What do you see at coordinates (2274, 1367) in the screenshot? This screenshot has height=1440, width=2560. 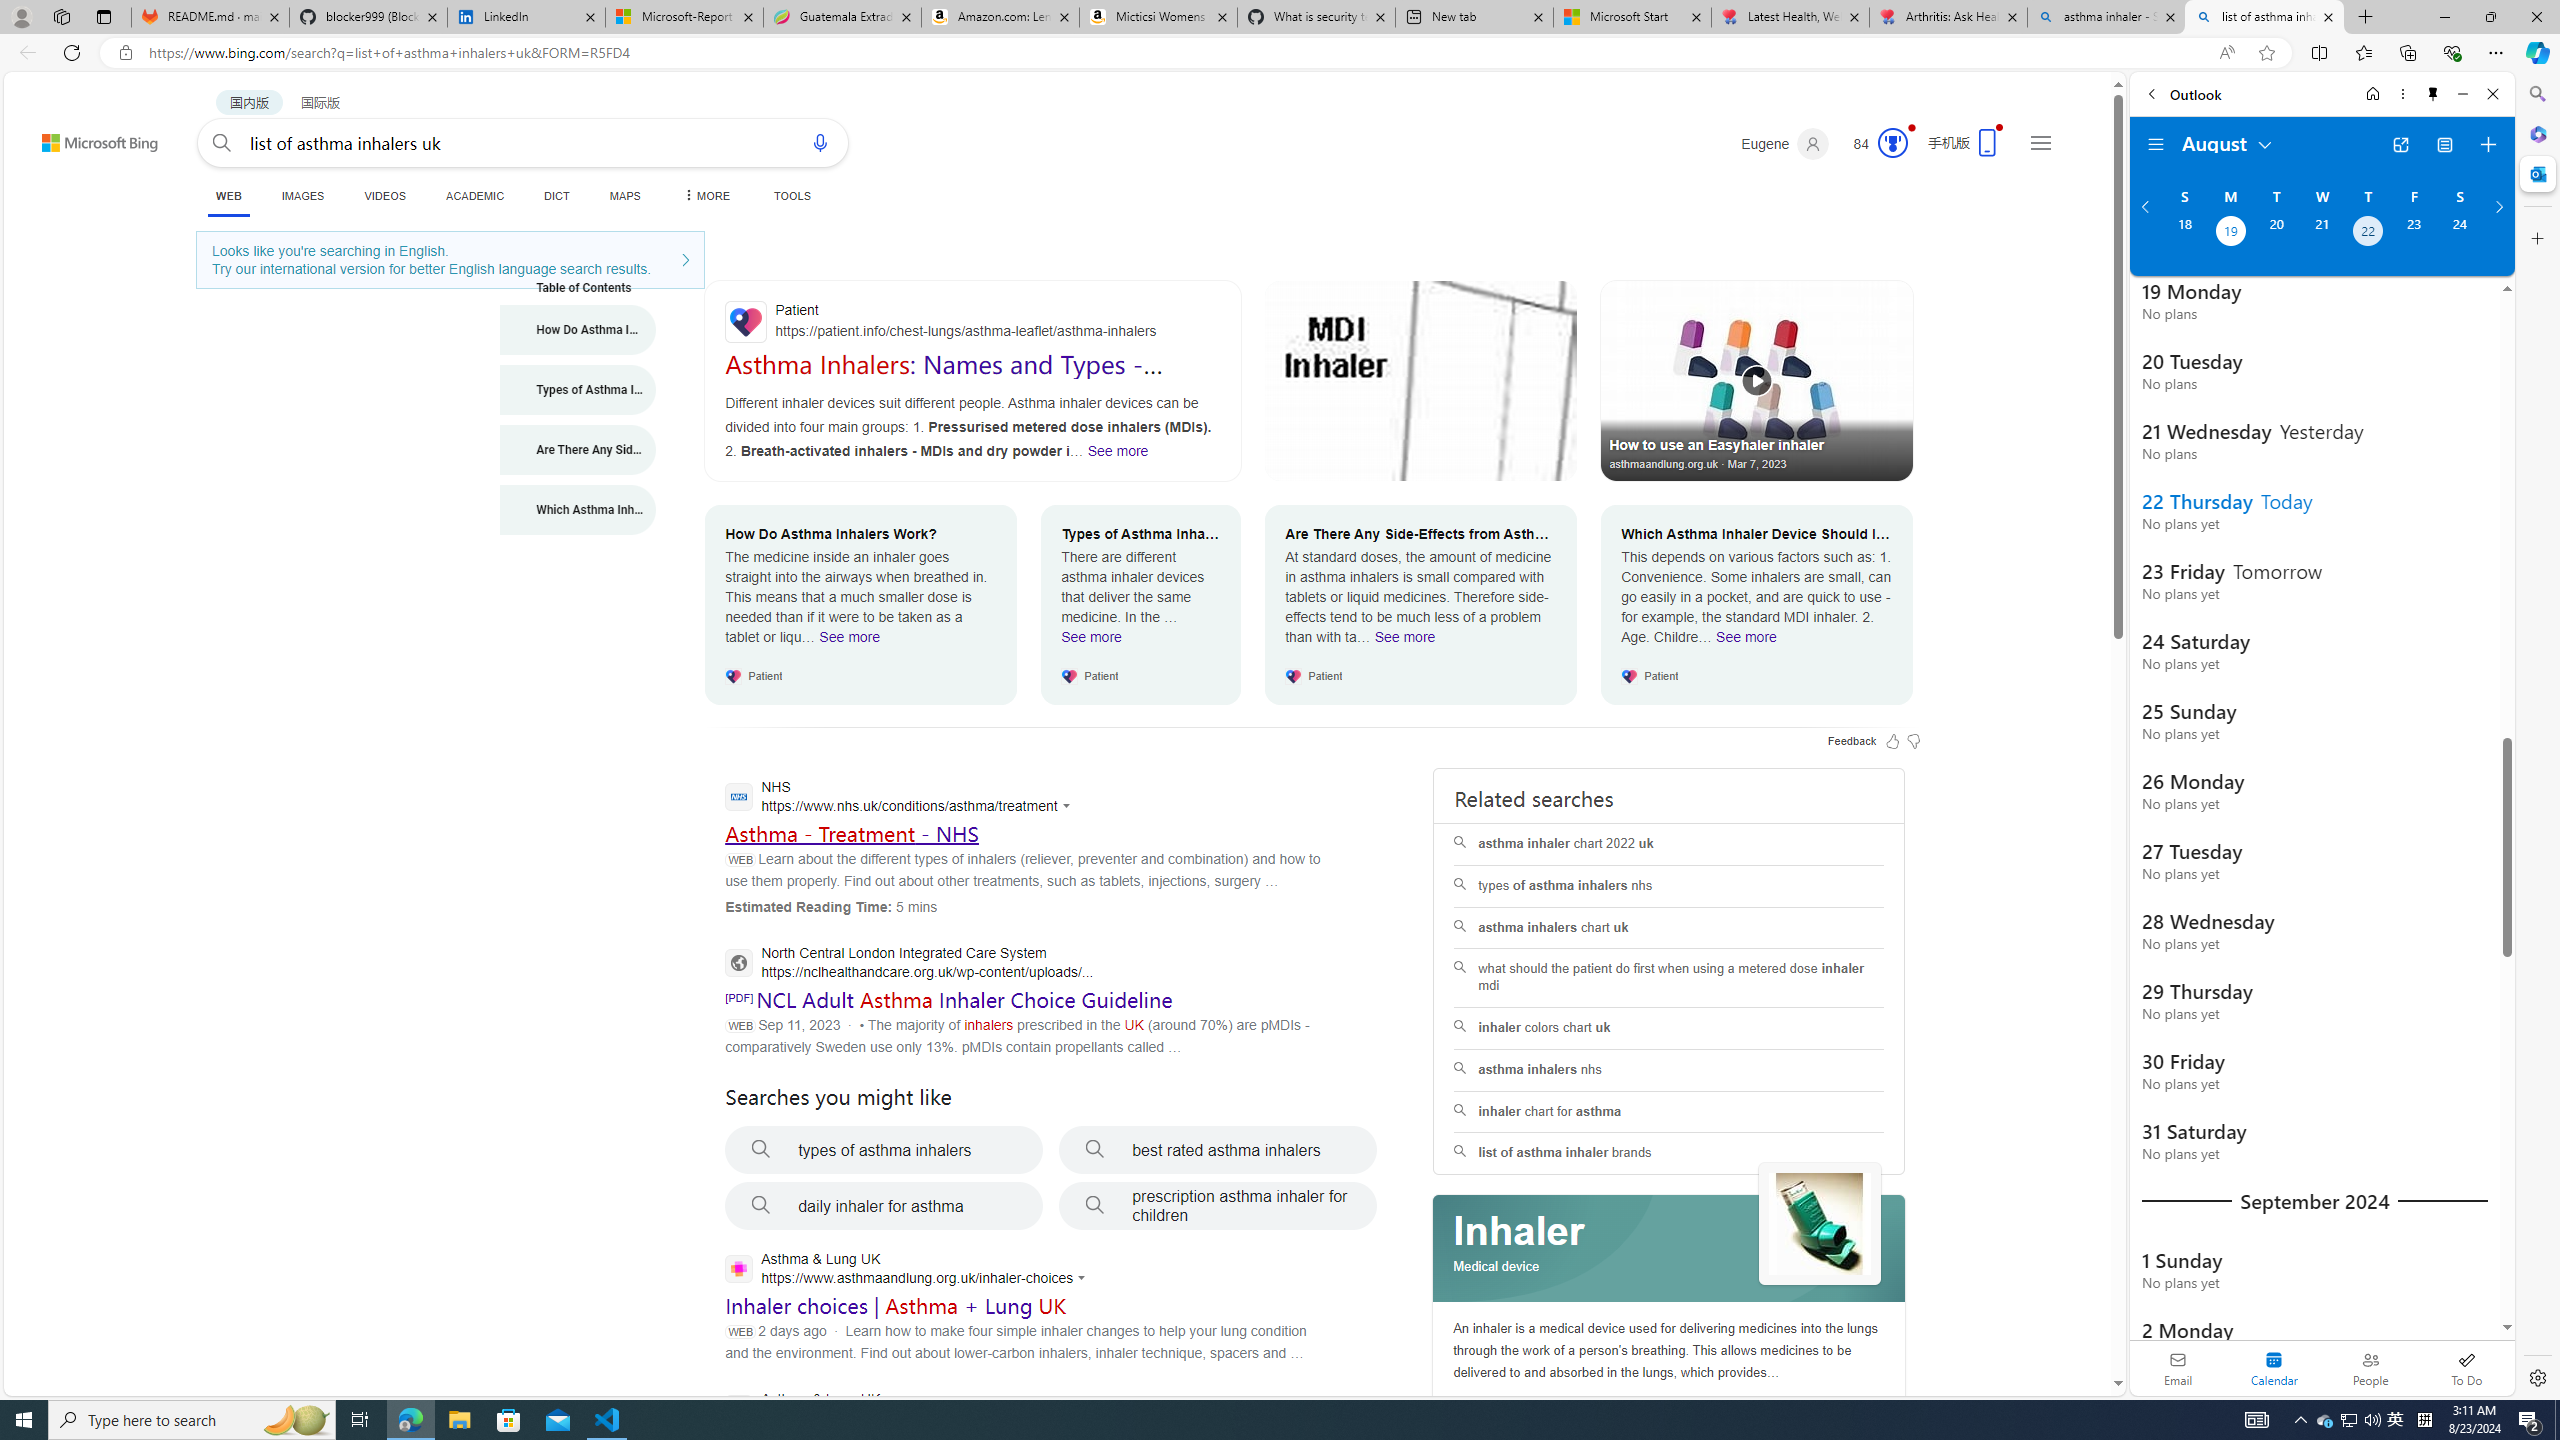 I see `'Selected calendar module. Date today is 22'` at bounding box center [2274, 1367].